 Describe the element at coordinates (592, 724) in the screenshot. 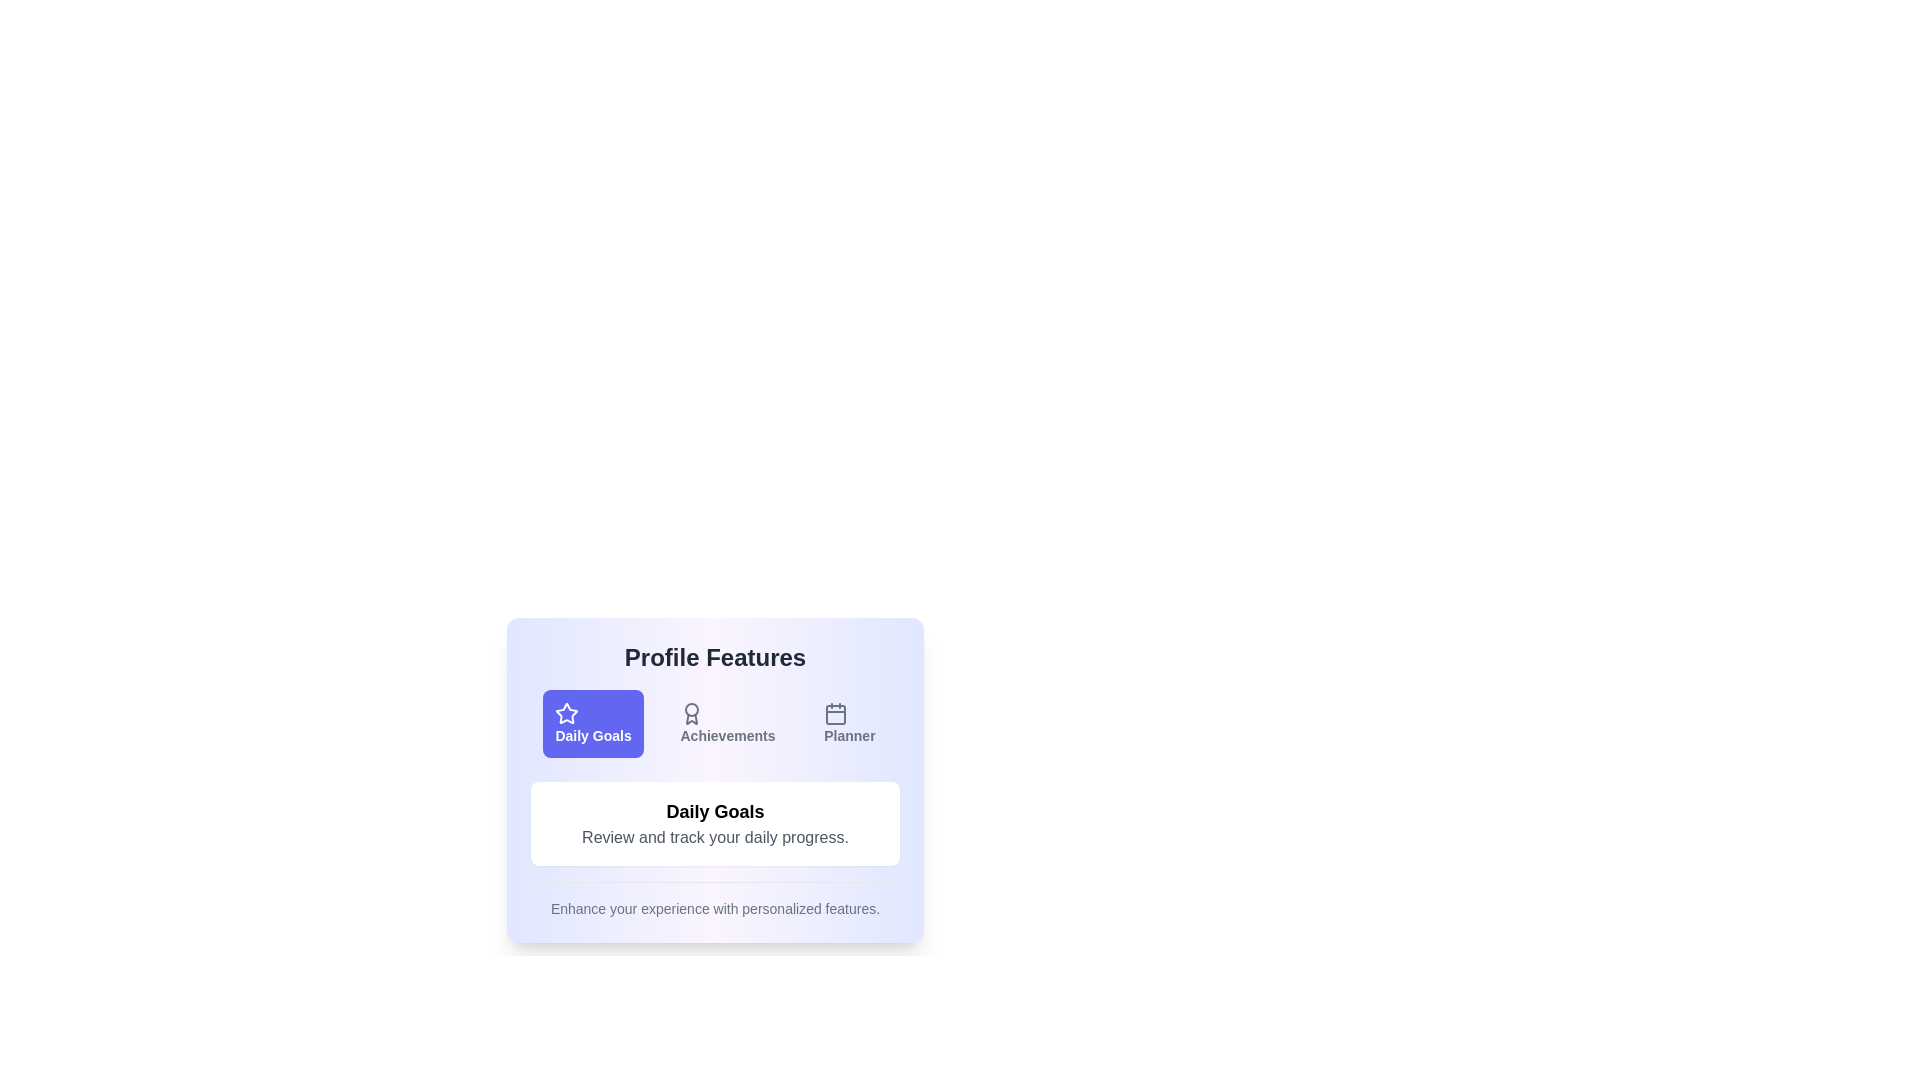

I see `the button labeled Daily Goals to observe its hover effect` at that location.